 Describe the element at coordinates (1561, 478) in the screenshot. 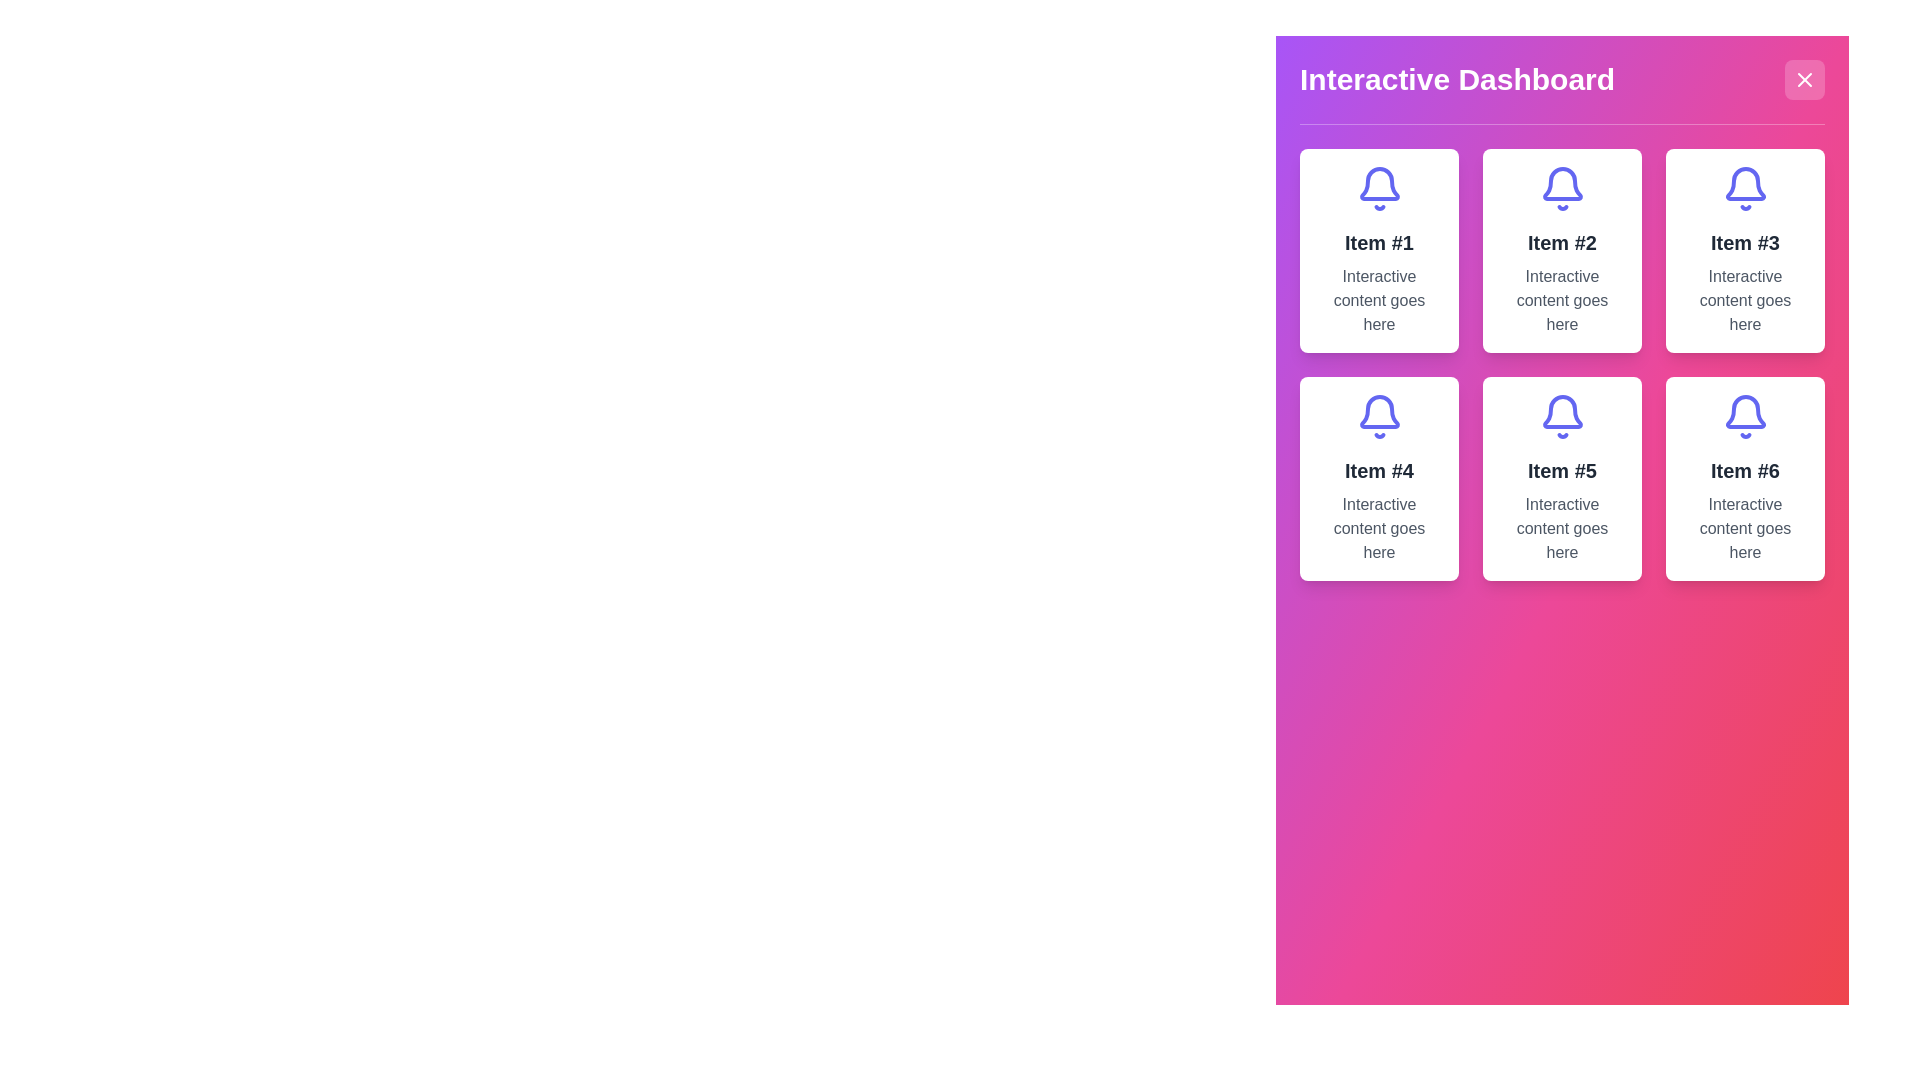

I see `the interactive Dashboard card located in the second row, middle column of the three-by-two grid` at that location.